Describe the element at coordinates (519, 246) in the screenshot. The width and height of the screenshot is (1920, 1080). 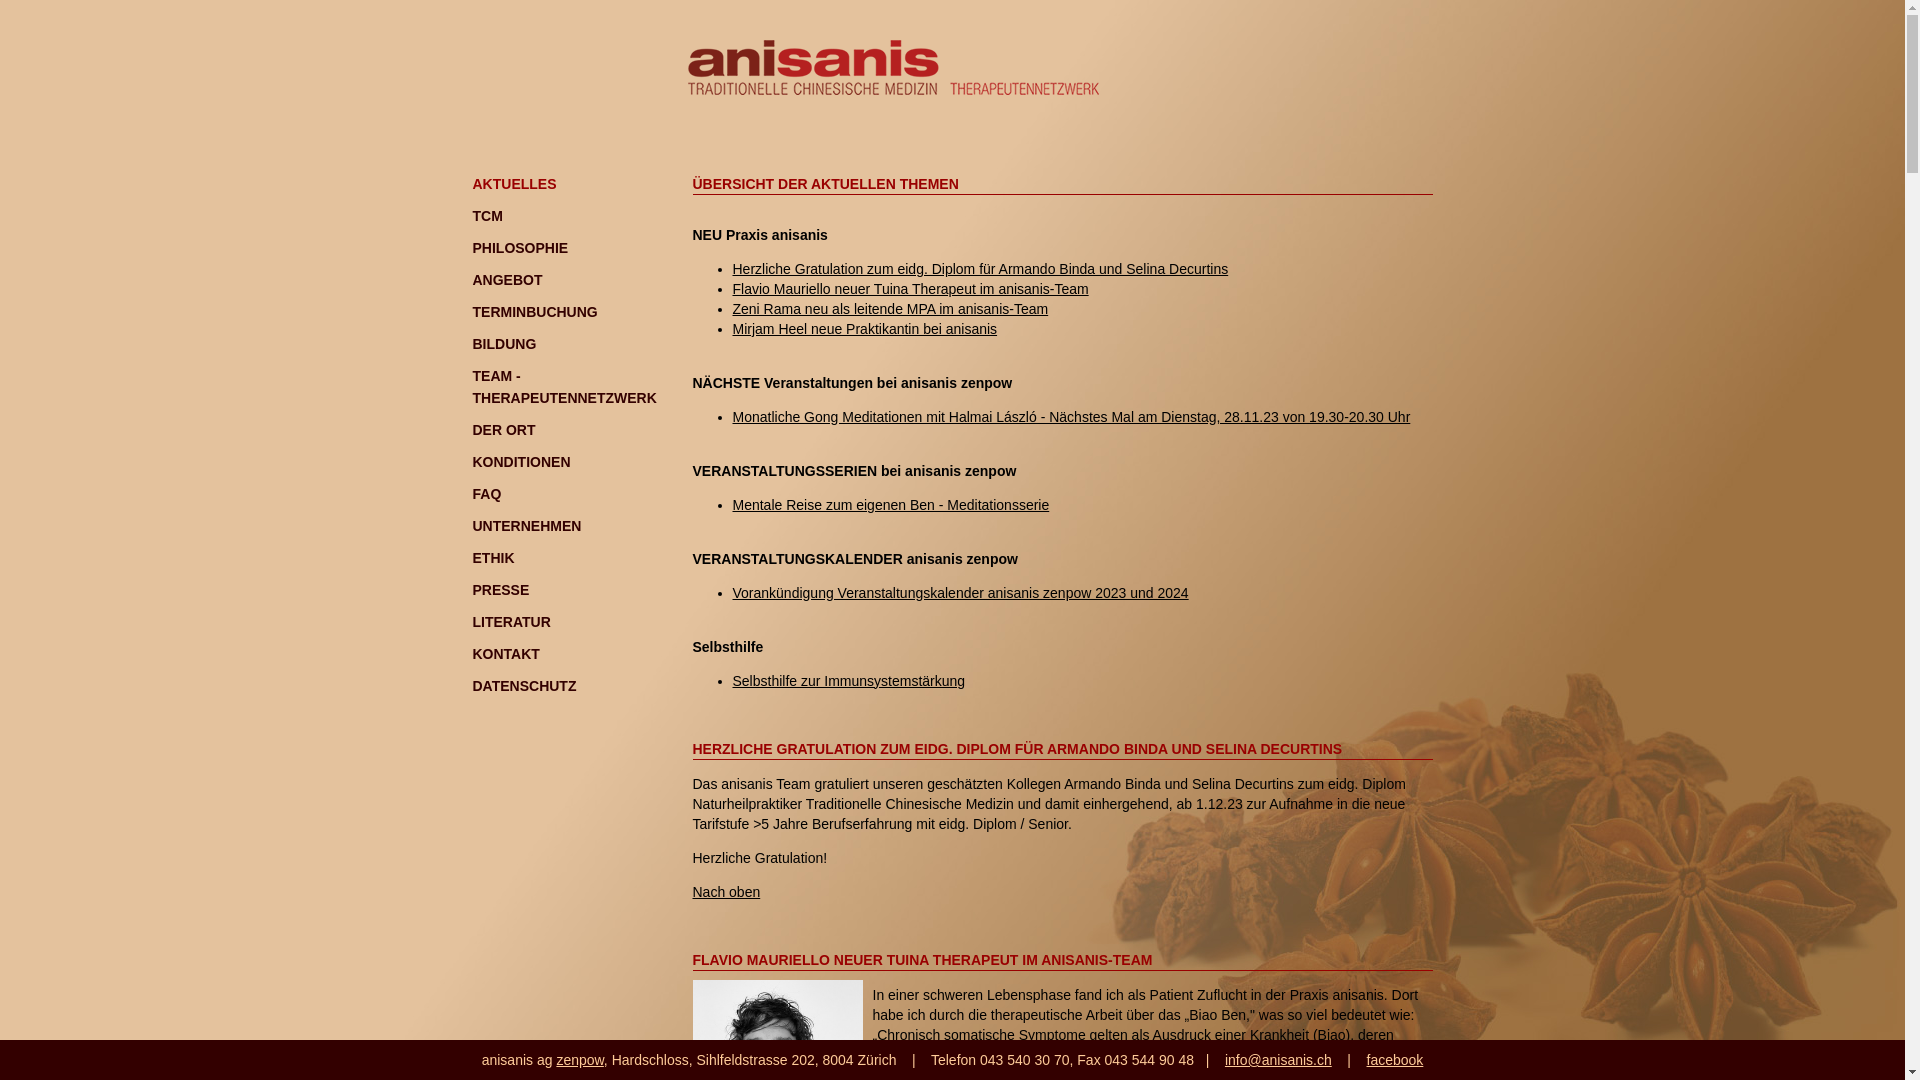
I see `'PHILOSOPHIE'` at that location.